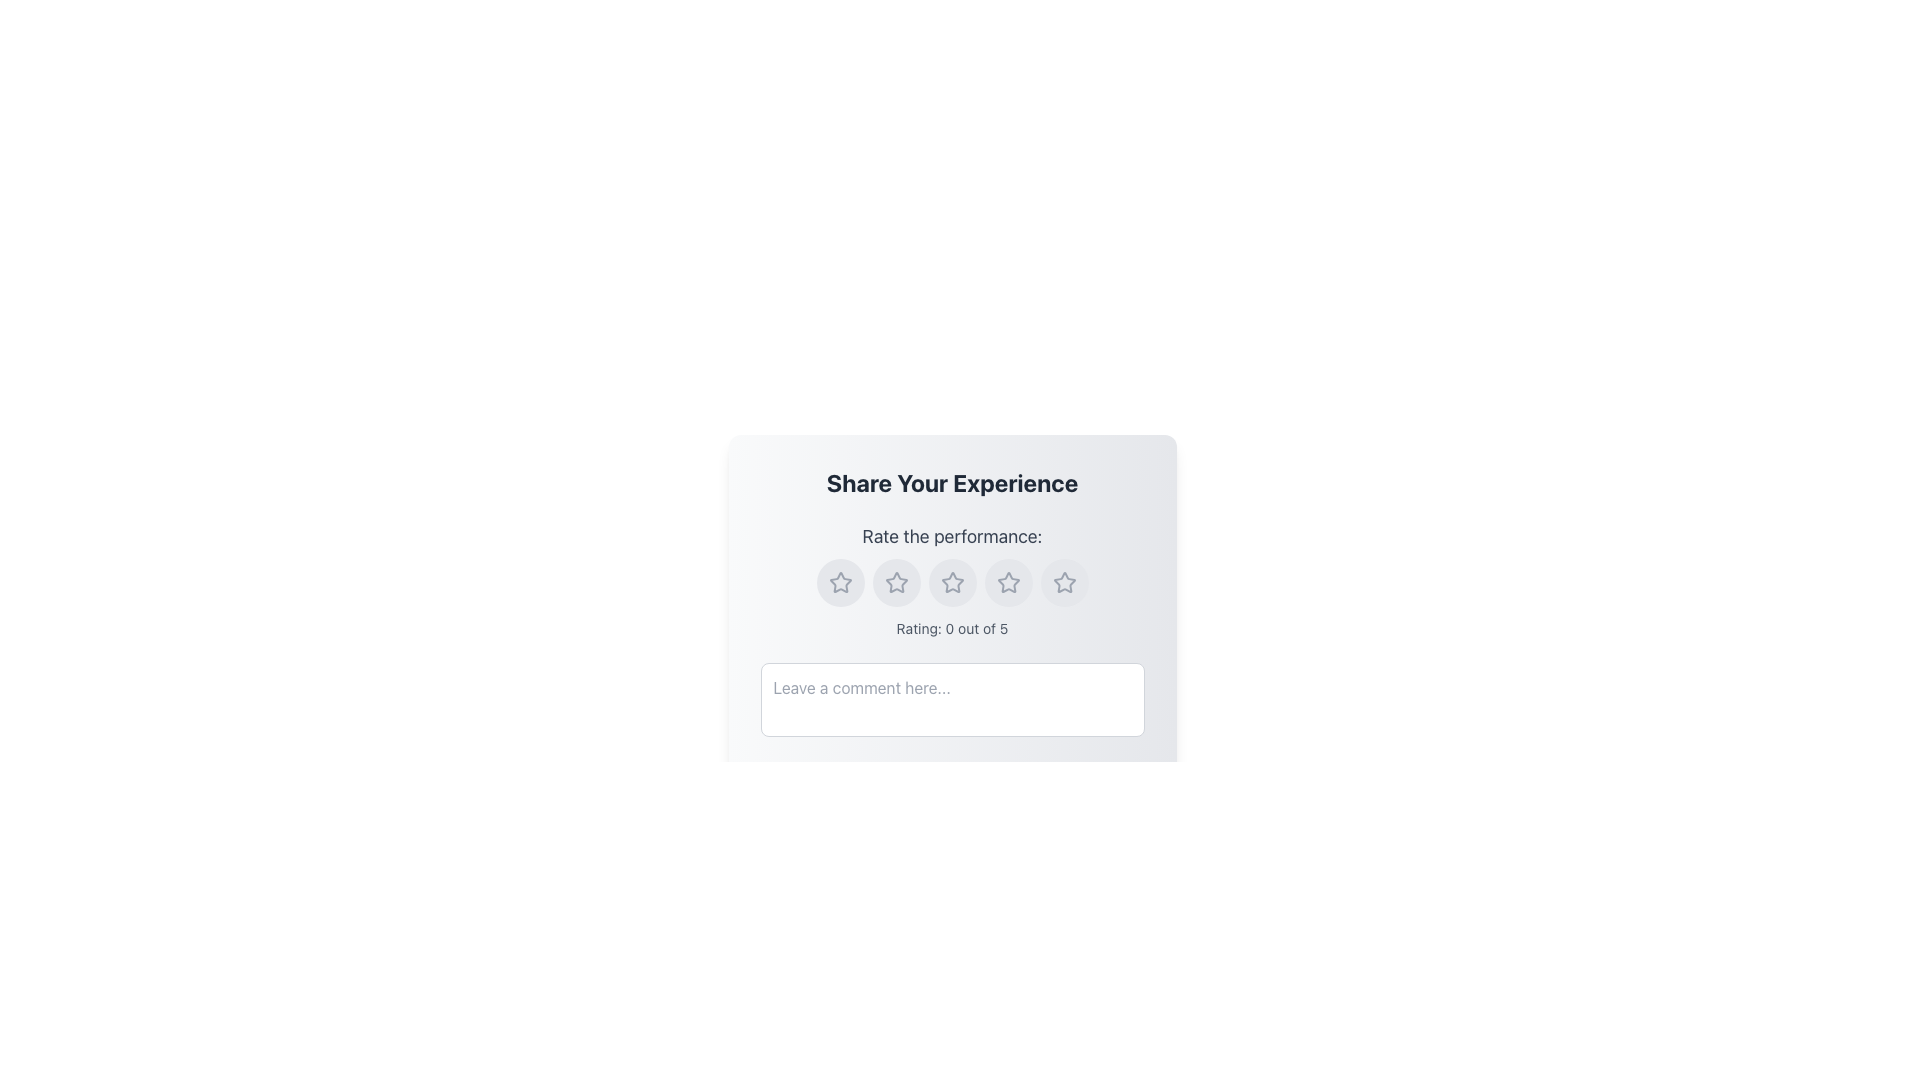 This screenshot has width=1920, height=1080. Describe the element at coordinates (895, 582) in the screenshot. I see `the second star icon in the rating system located below the 'Rate the performance:' label` at that location.